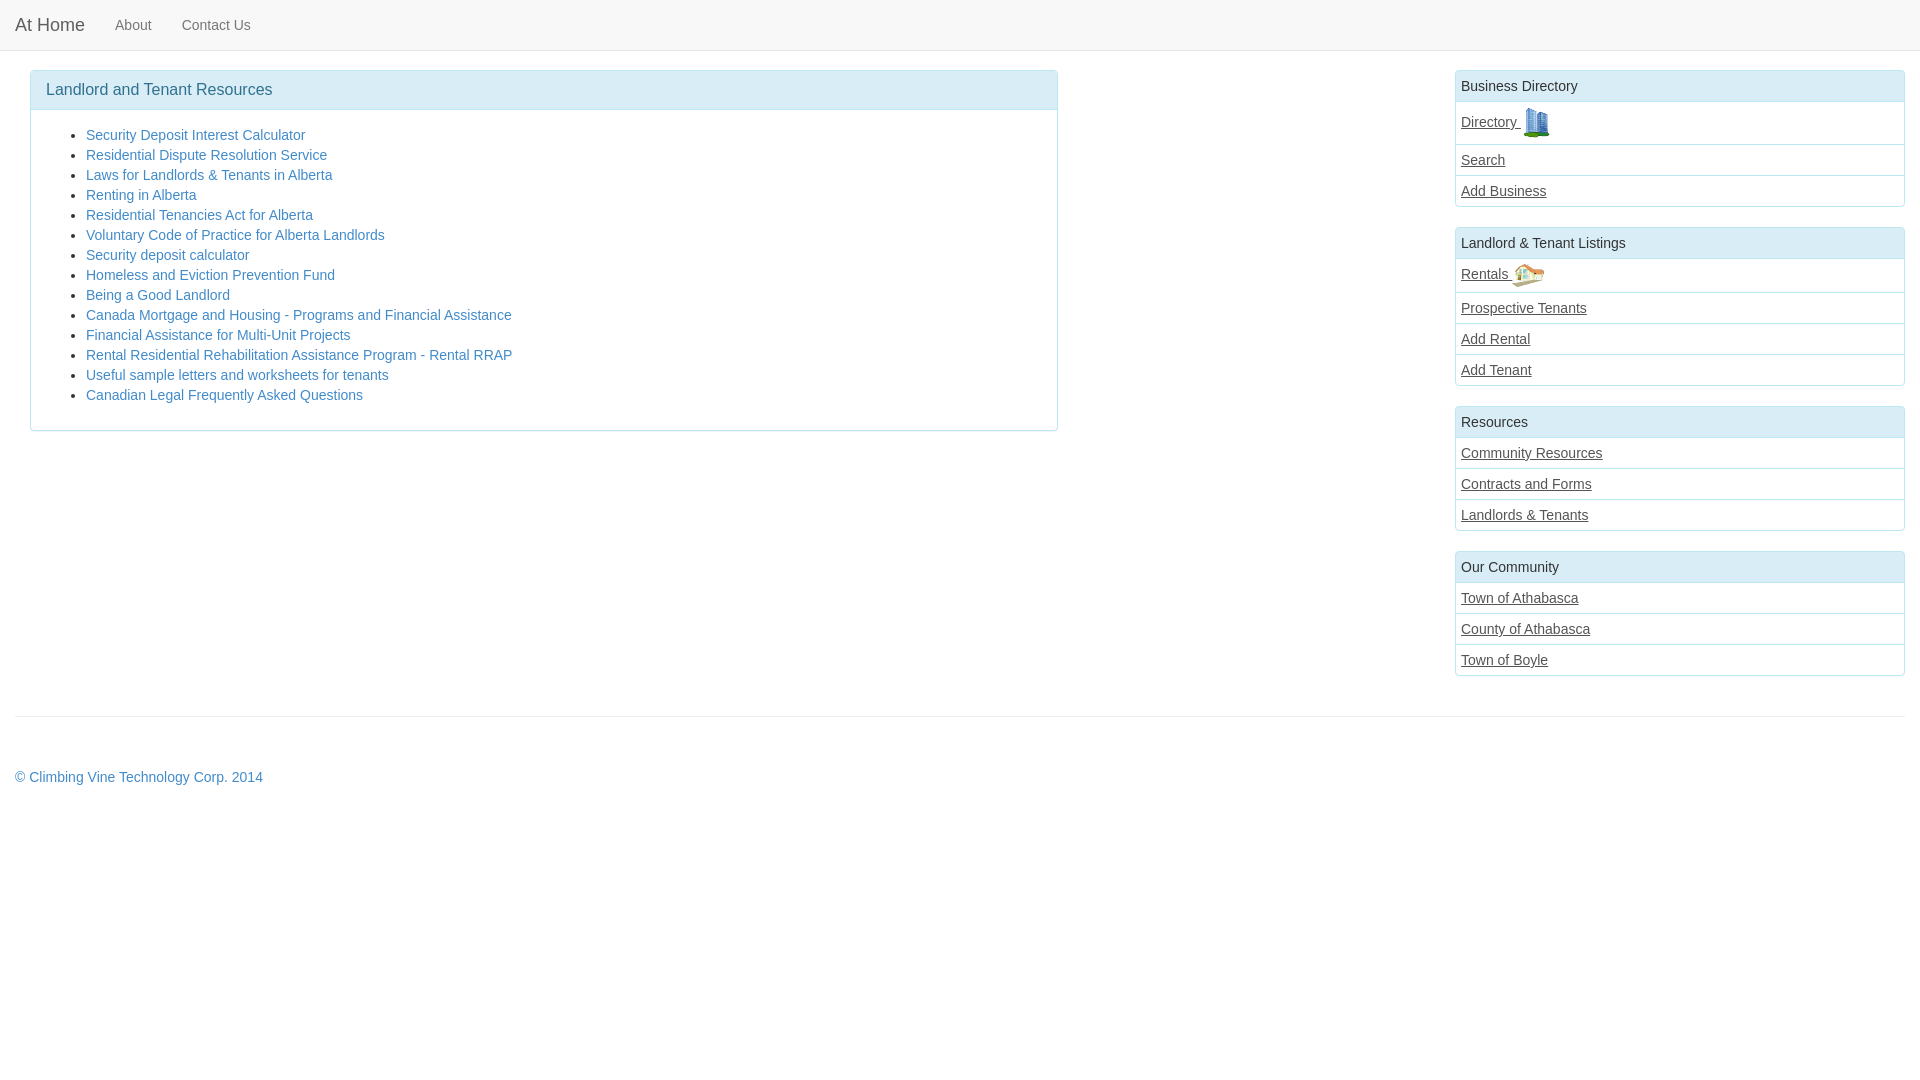 This screenshot has height=1080, width=1920. What do you see at coordinates (216, 24) in the screenshot?
I see `'Contact Us'` at bounding box center [216, 24].